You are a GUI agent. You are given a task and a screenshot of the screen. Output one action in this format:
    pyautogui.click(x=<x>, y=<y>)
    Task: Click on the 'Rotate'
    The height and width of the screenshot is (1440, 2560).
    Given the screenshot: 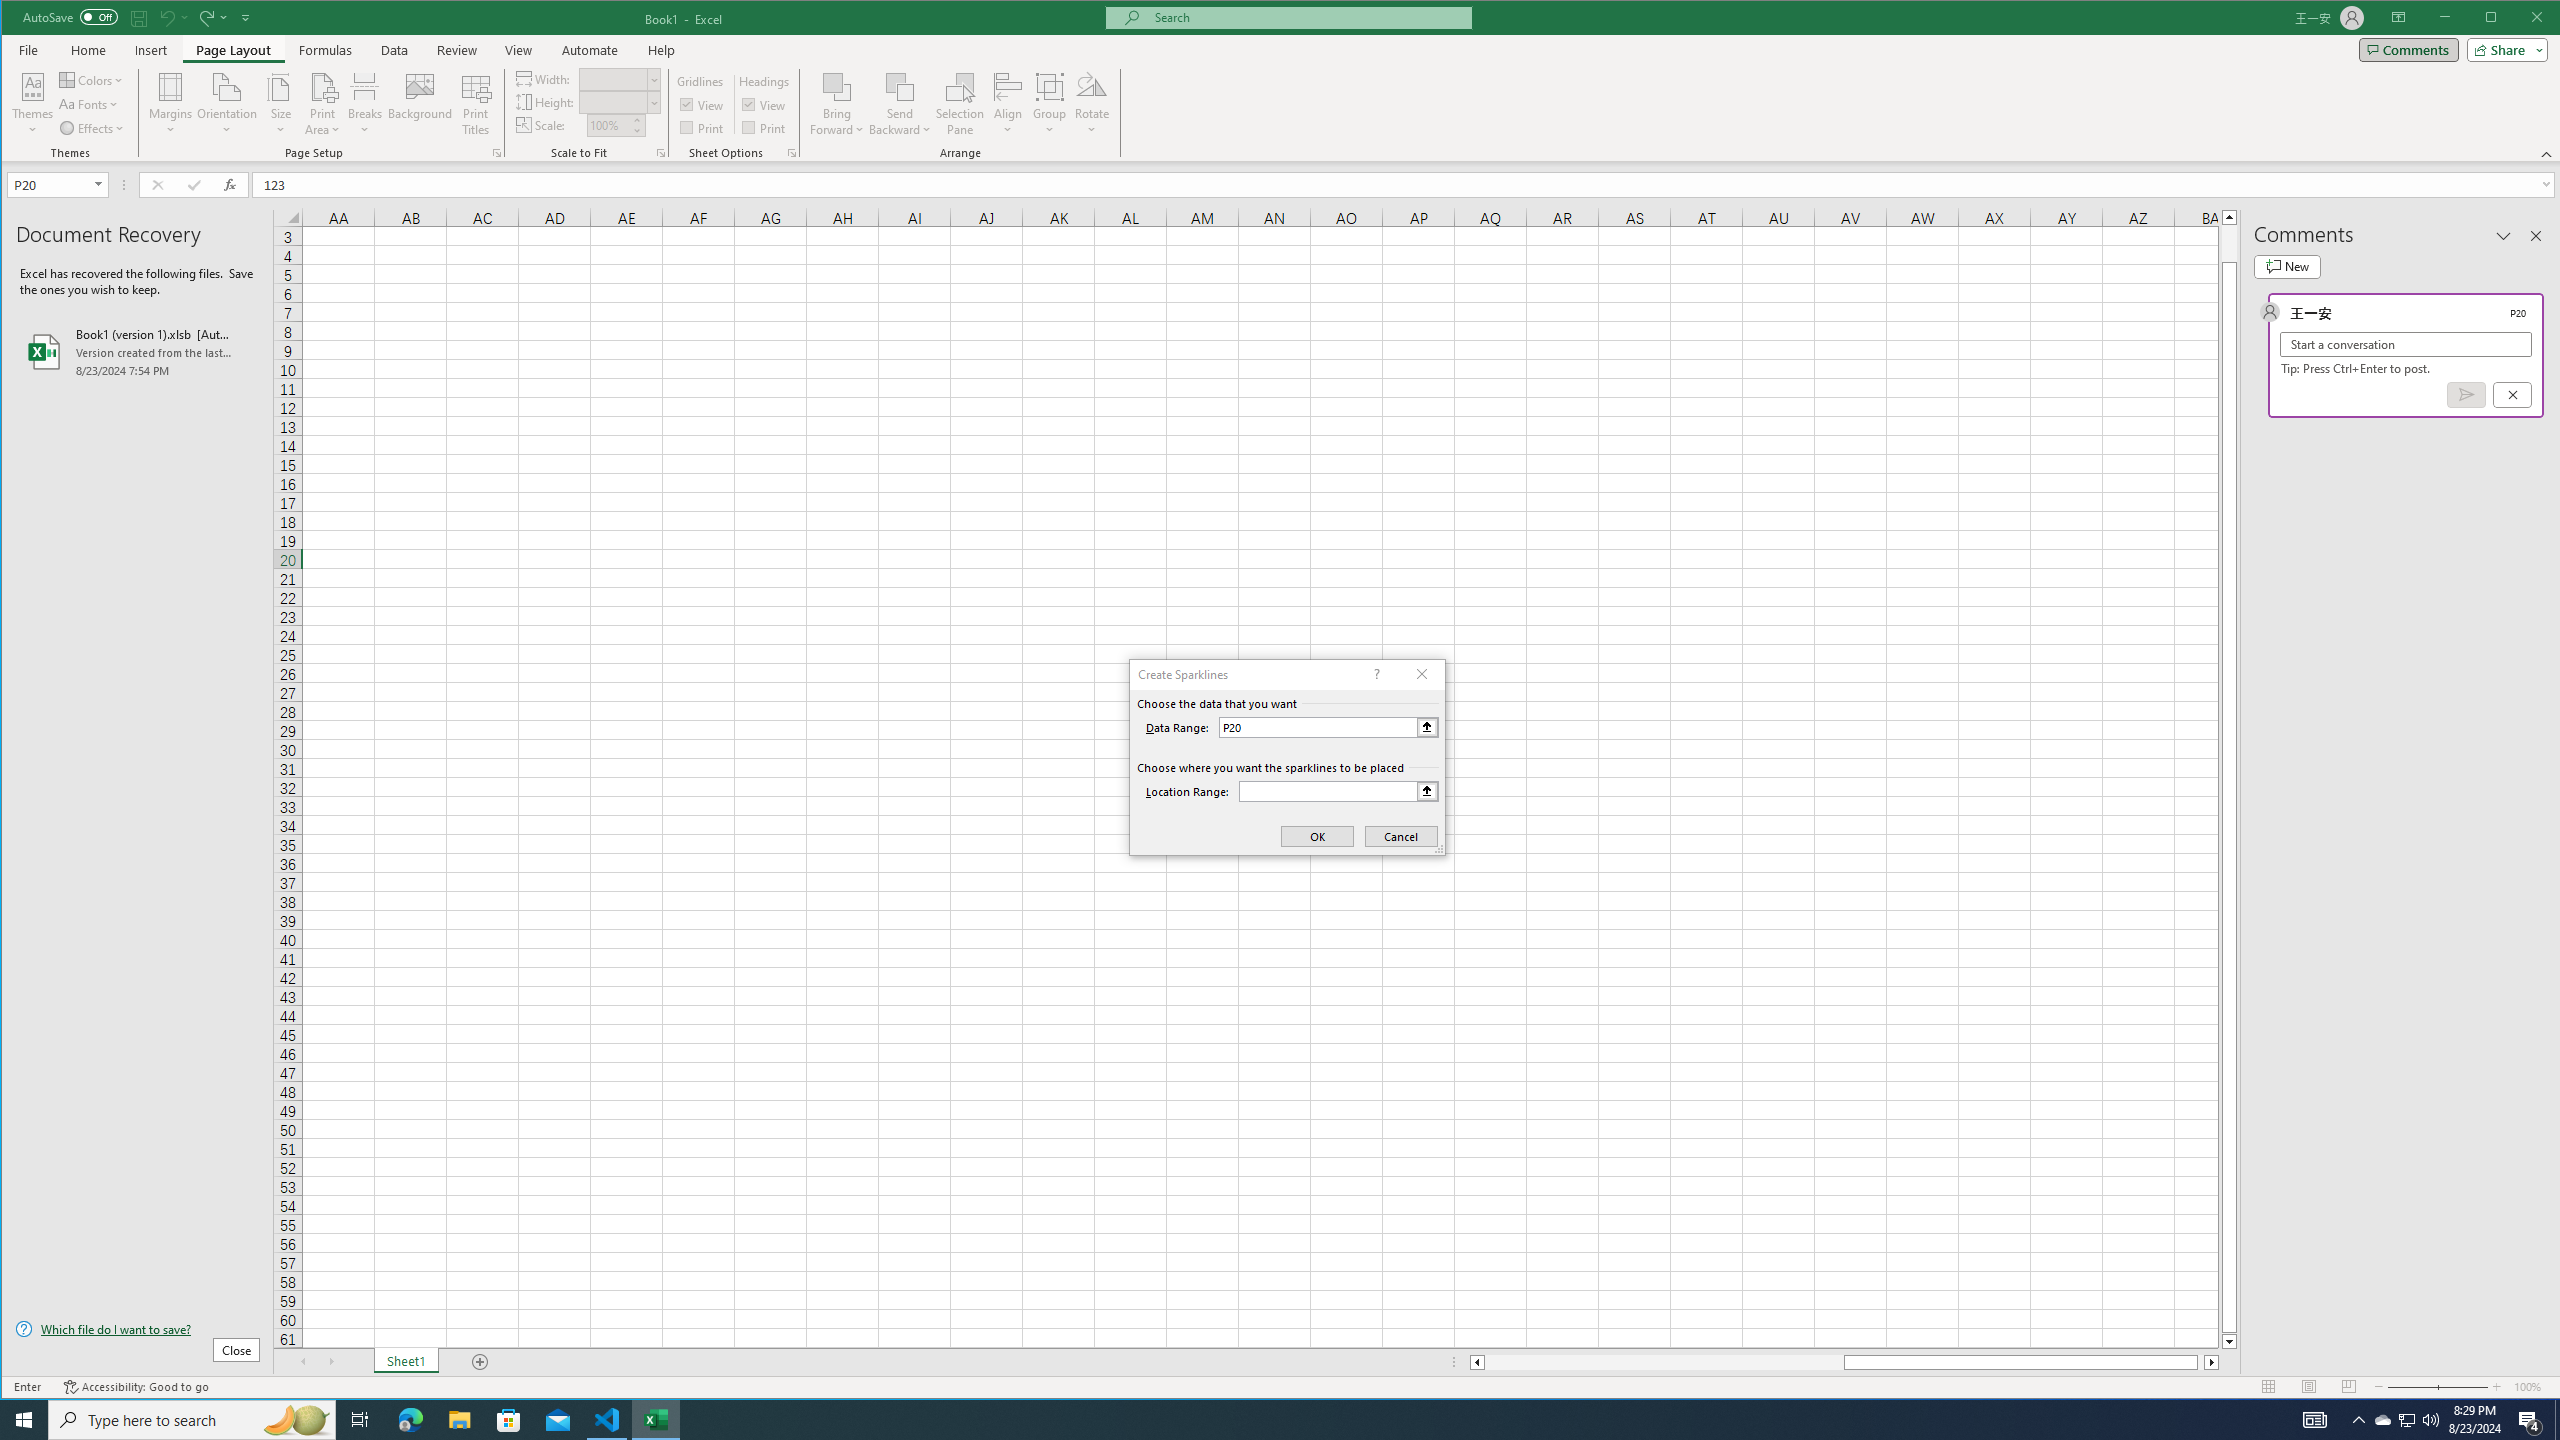 What is the action you would take?
    pyautogui.click(x=1091, y=103)
    